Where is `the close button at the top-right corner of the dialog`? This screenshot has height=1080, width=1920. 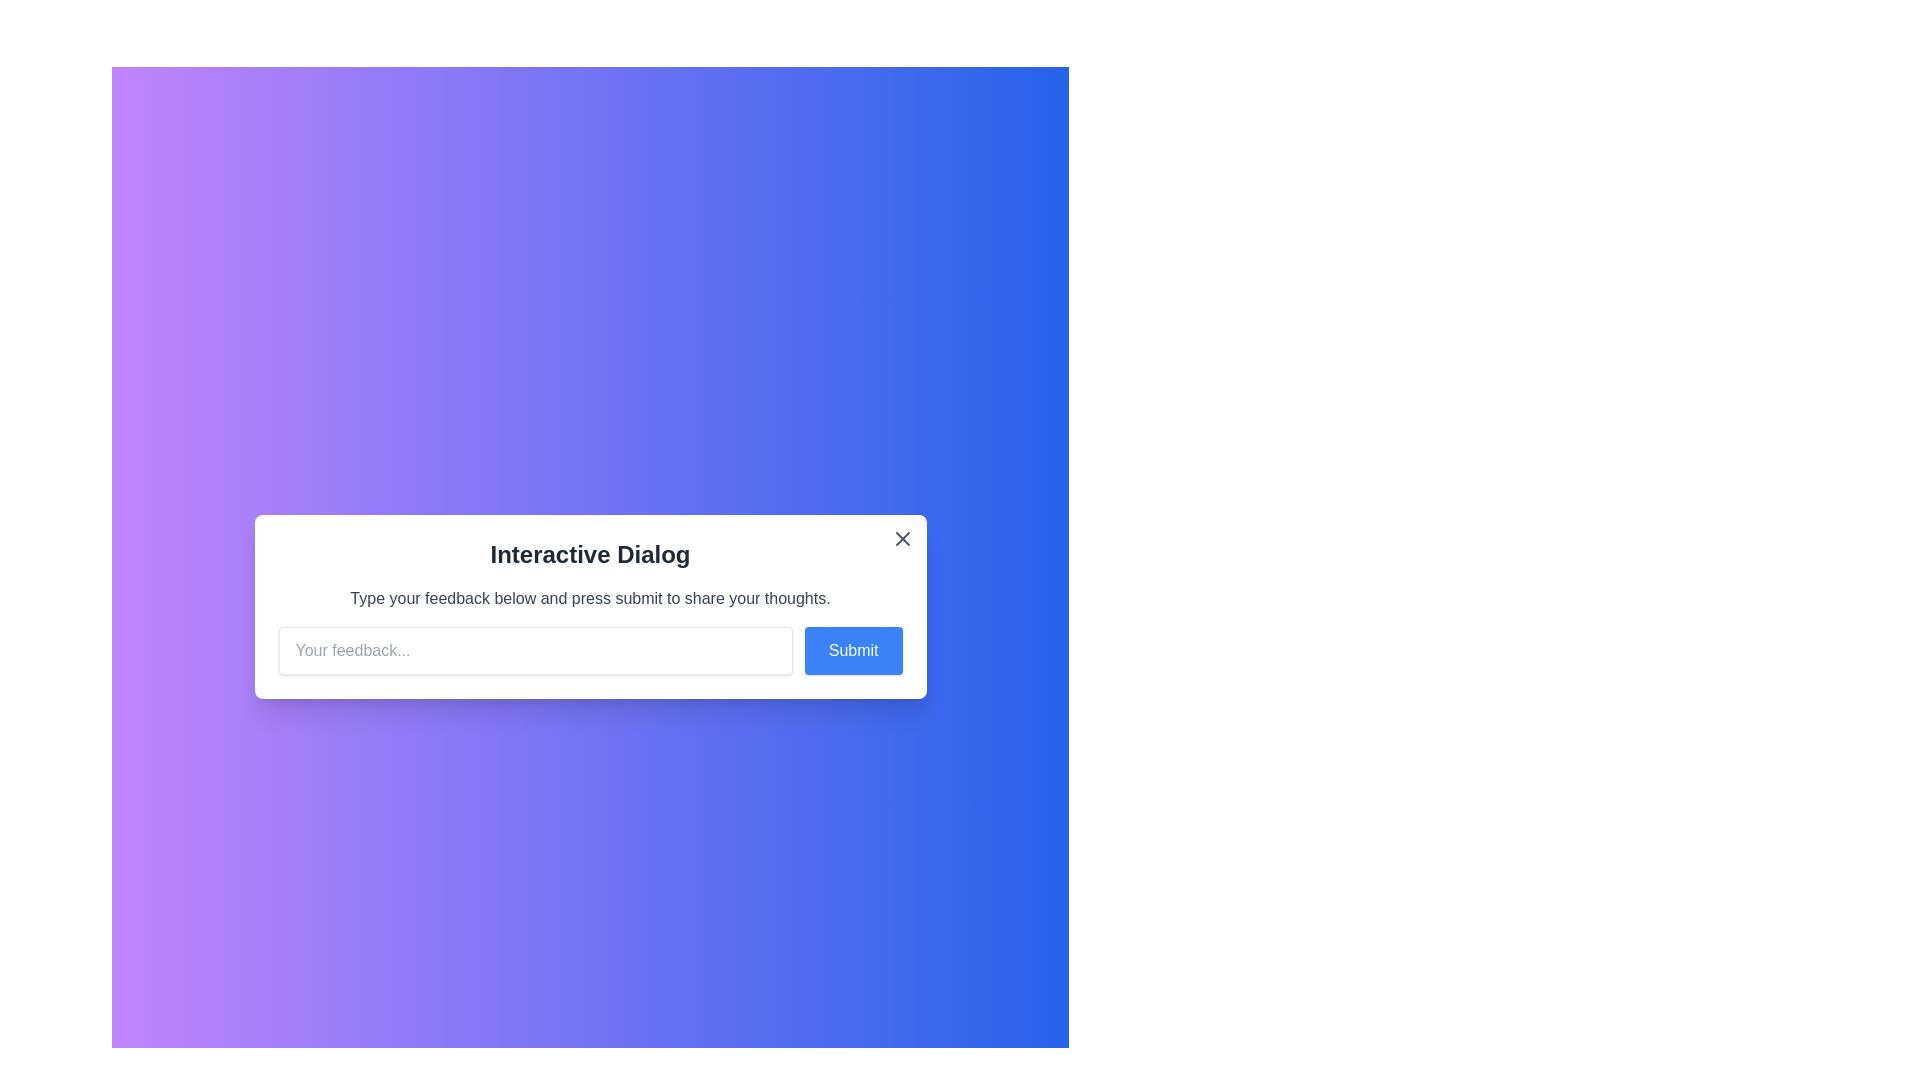 the close button at the top-right corner of the dialog is located at coordinates (901, 538).